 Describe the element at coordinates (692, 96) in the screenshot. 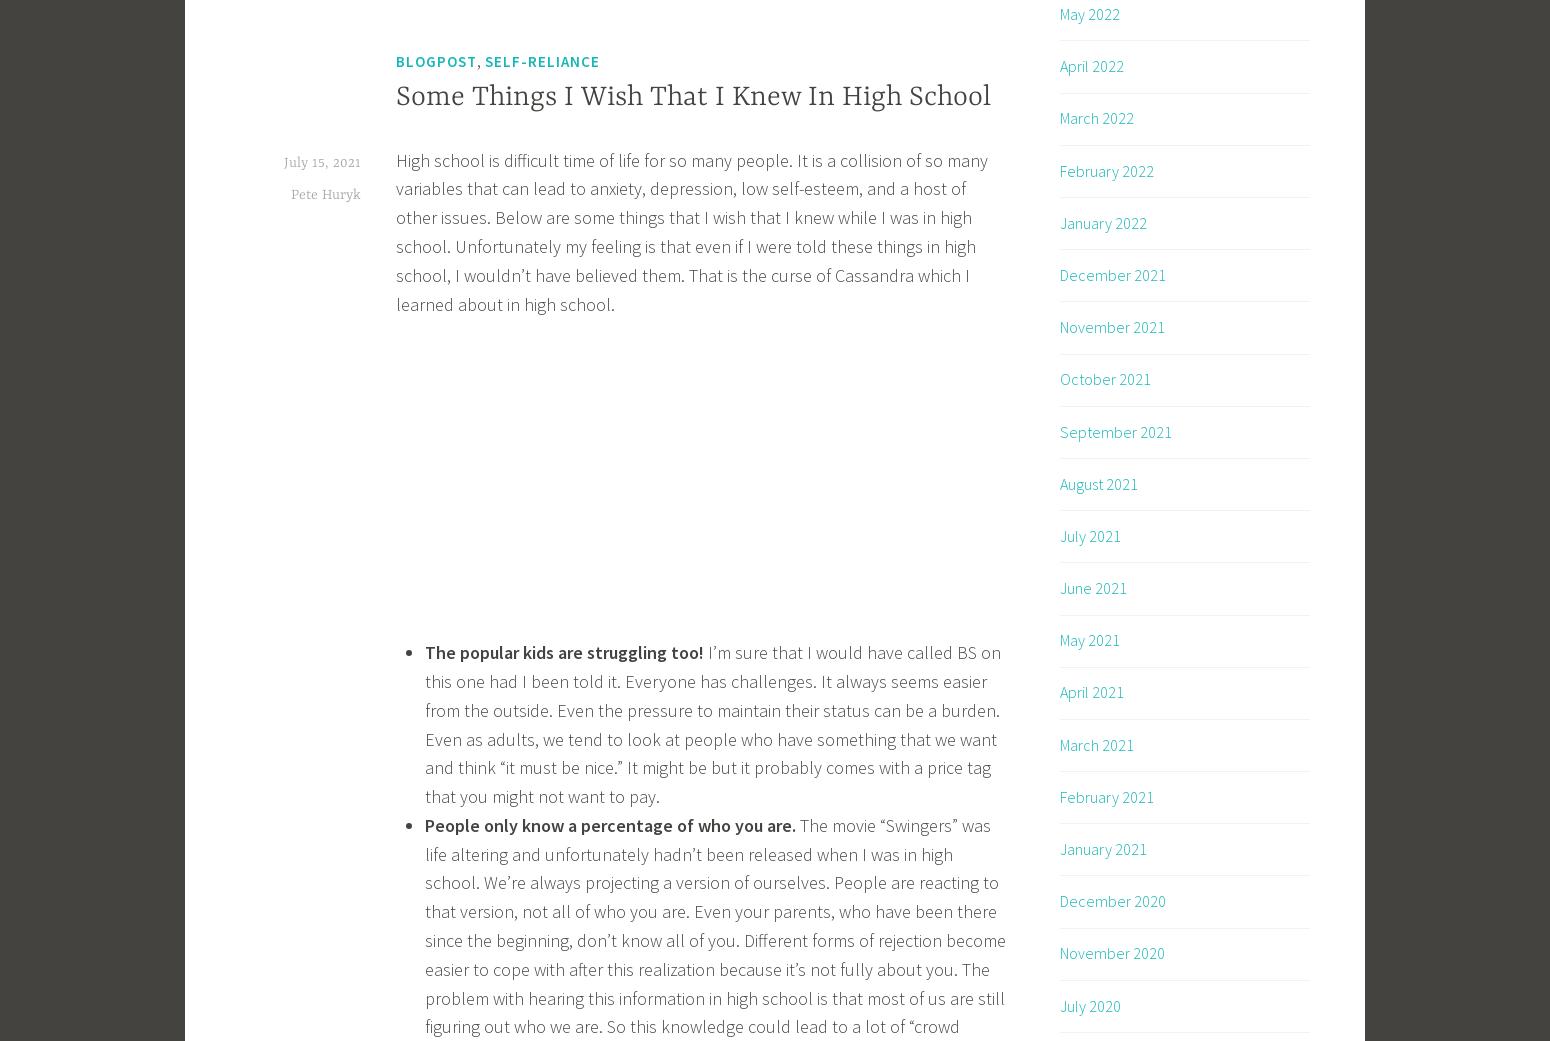

I see `'Some Things I Wish That I Knew In High School'` at that location.